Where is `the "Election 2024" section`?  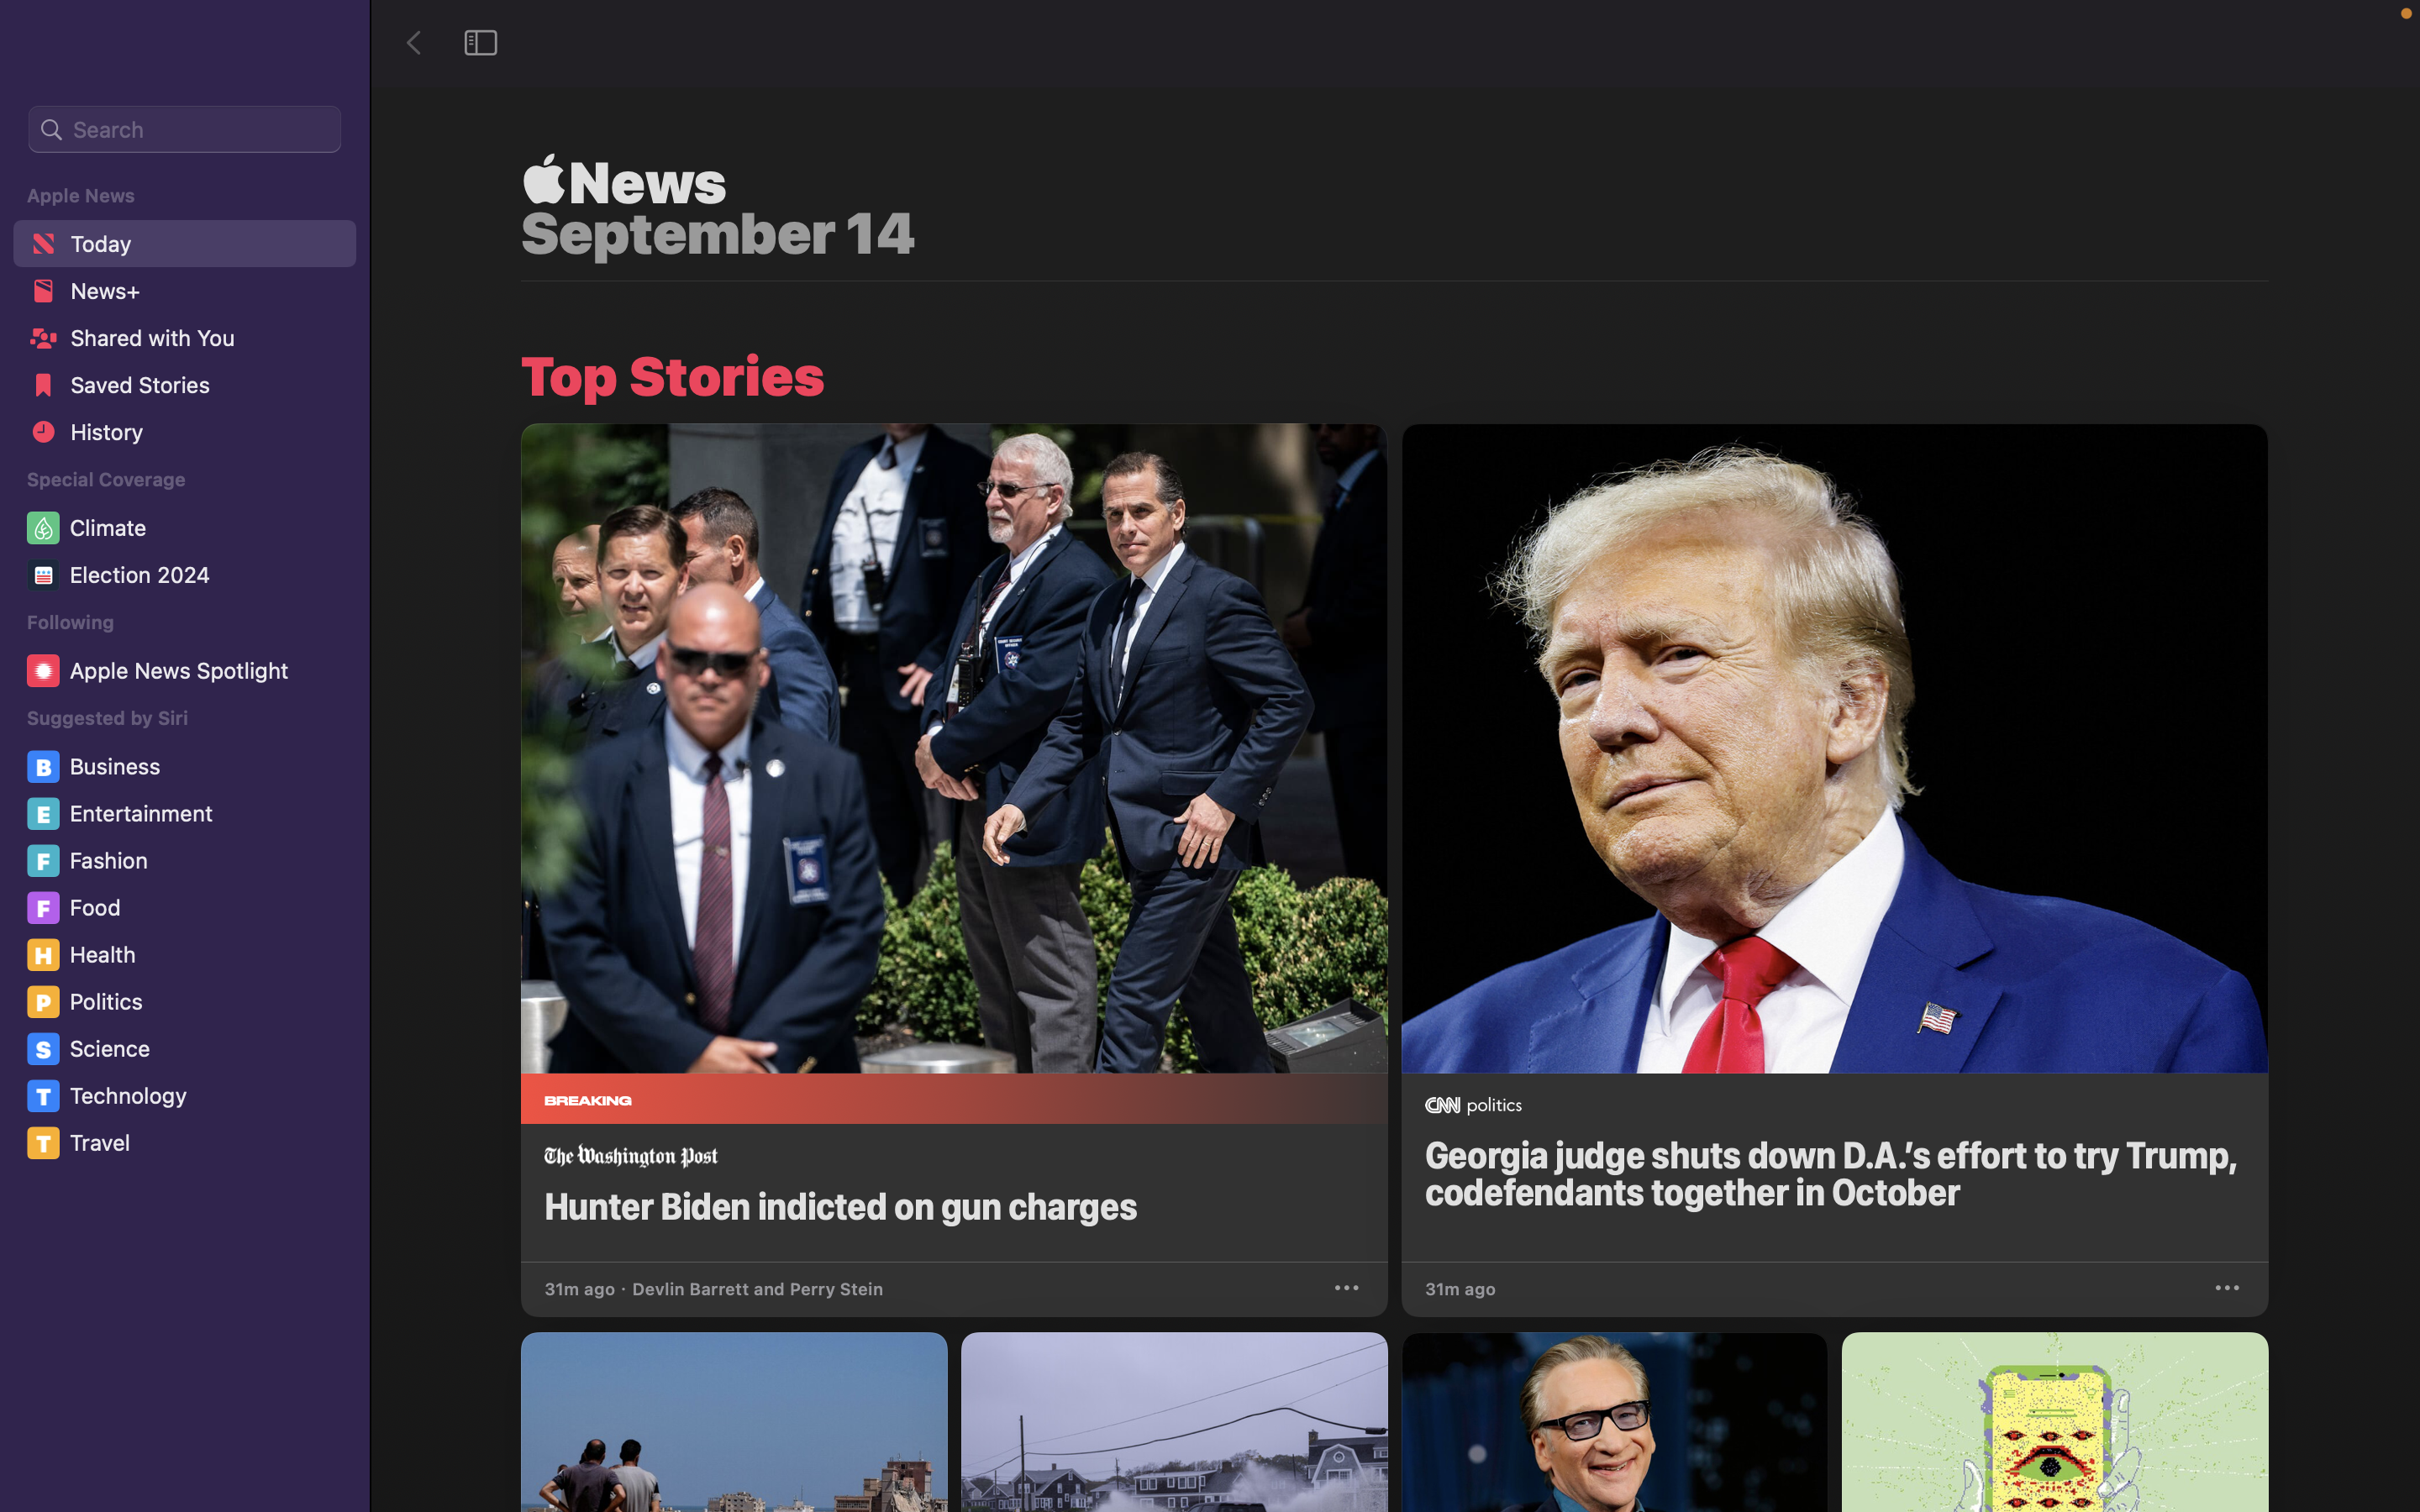
the "Election 2024" section is located at coordinates (187, 578).